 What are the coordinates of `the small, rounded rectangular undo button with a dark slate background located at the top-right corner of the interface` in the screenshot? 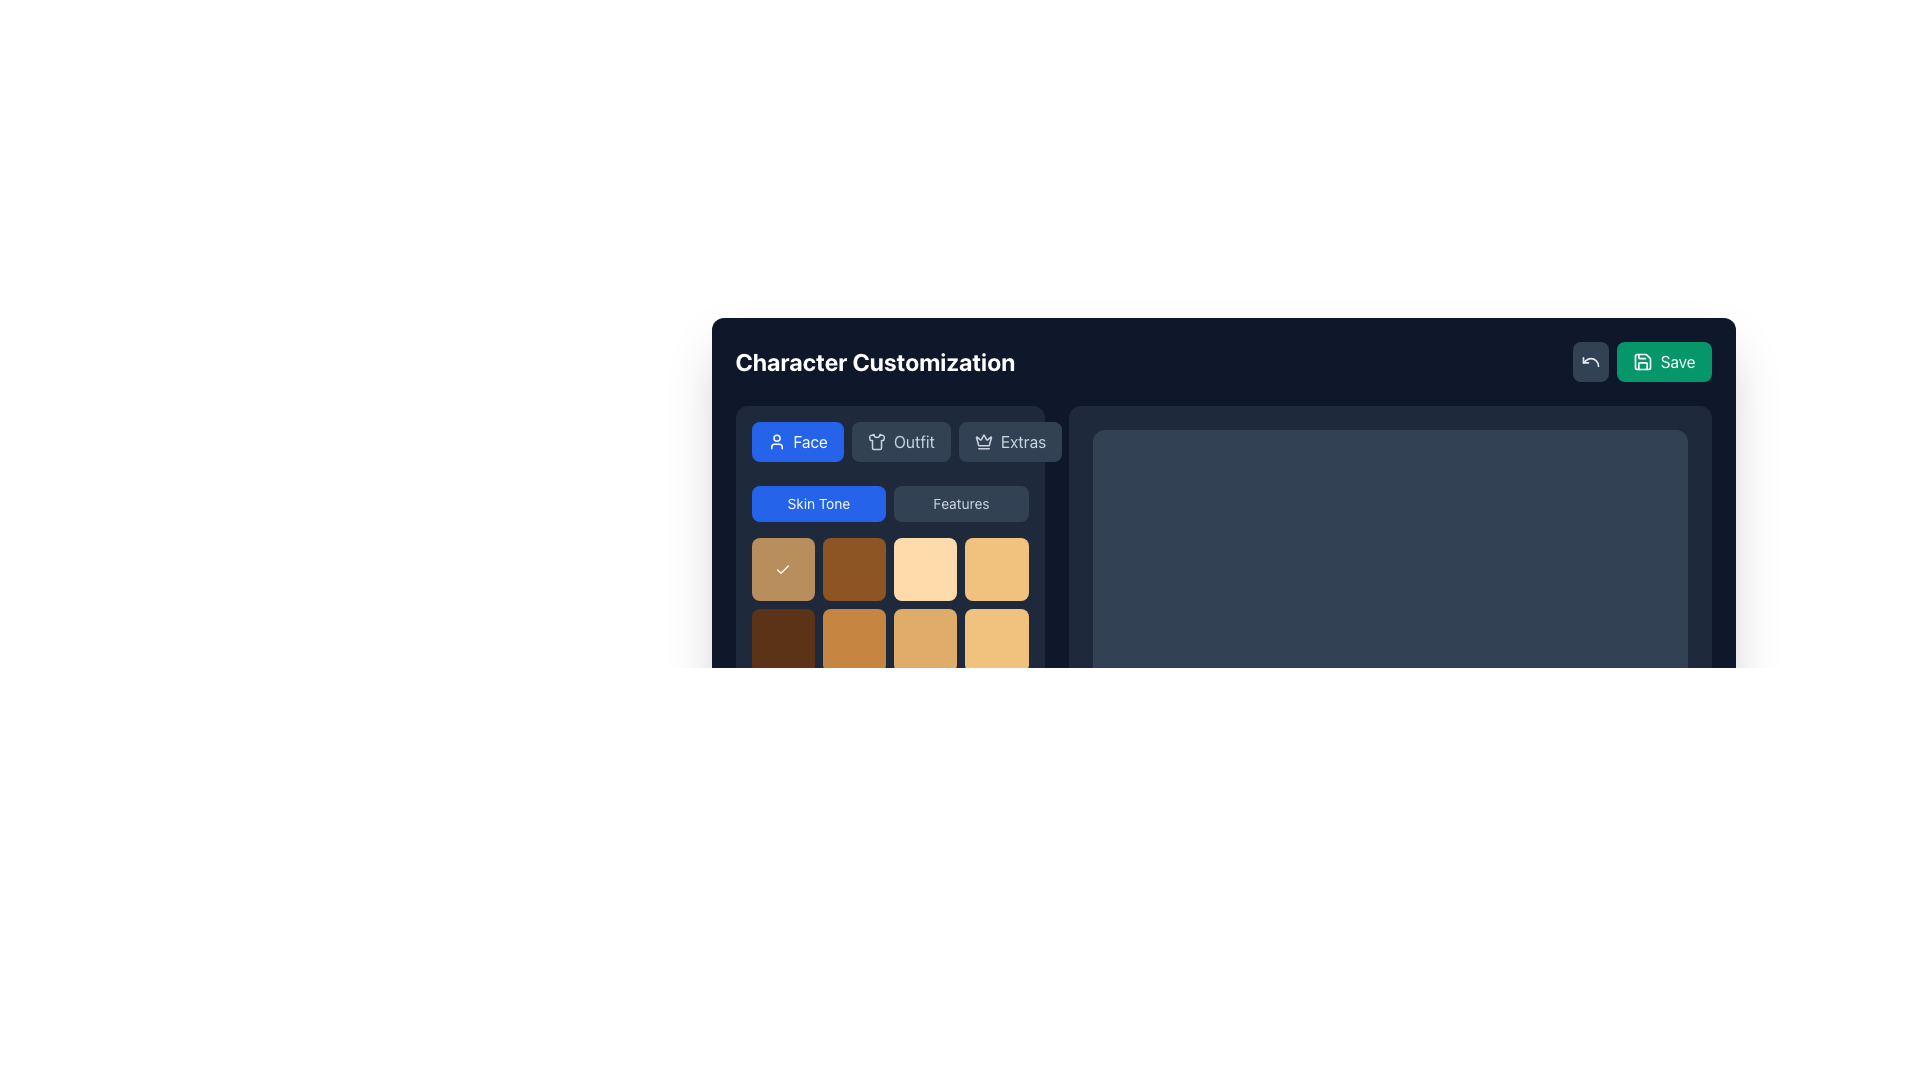 It's located at (1589, 362).